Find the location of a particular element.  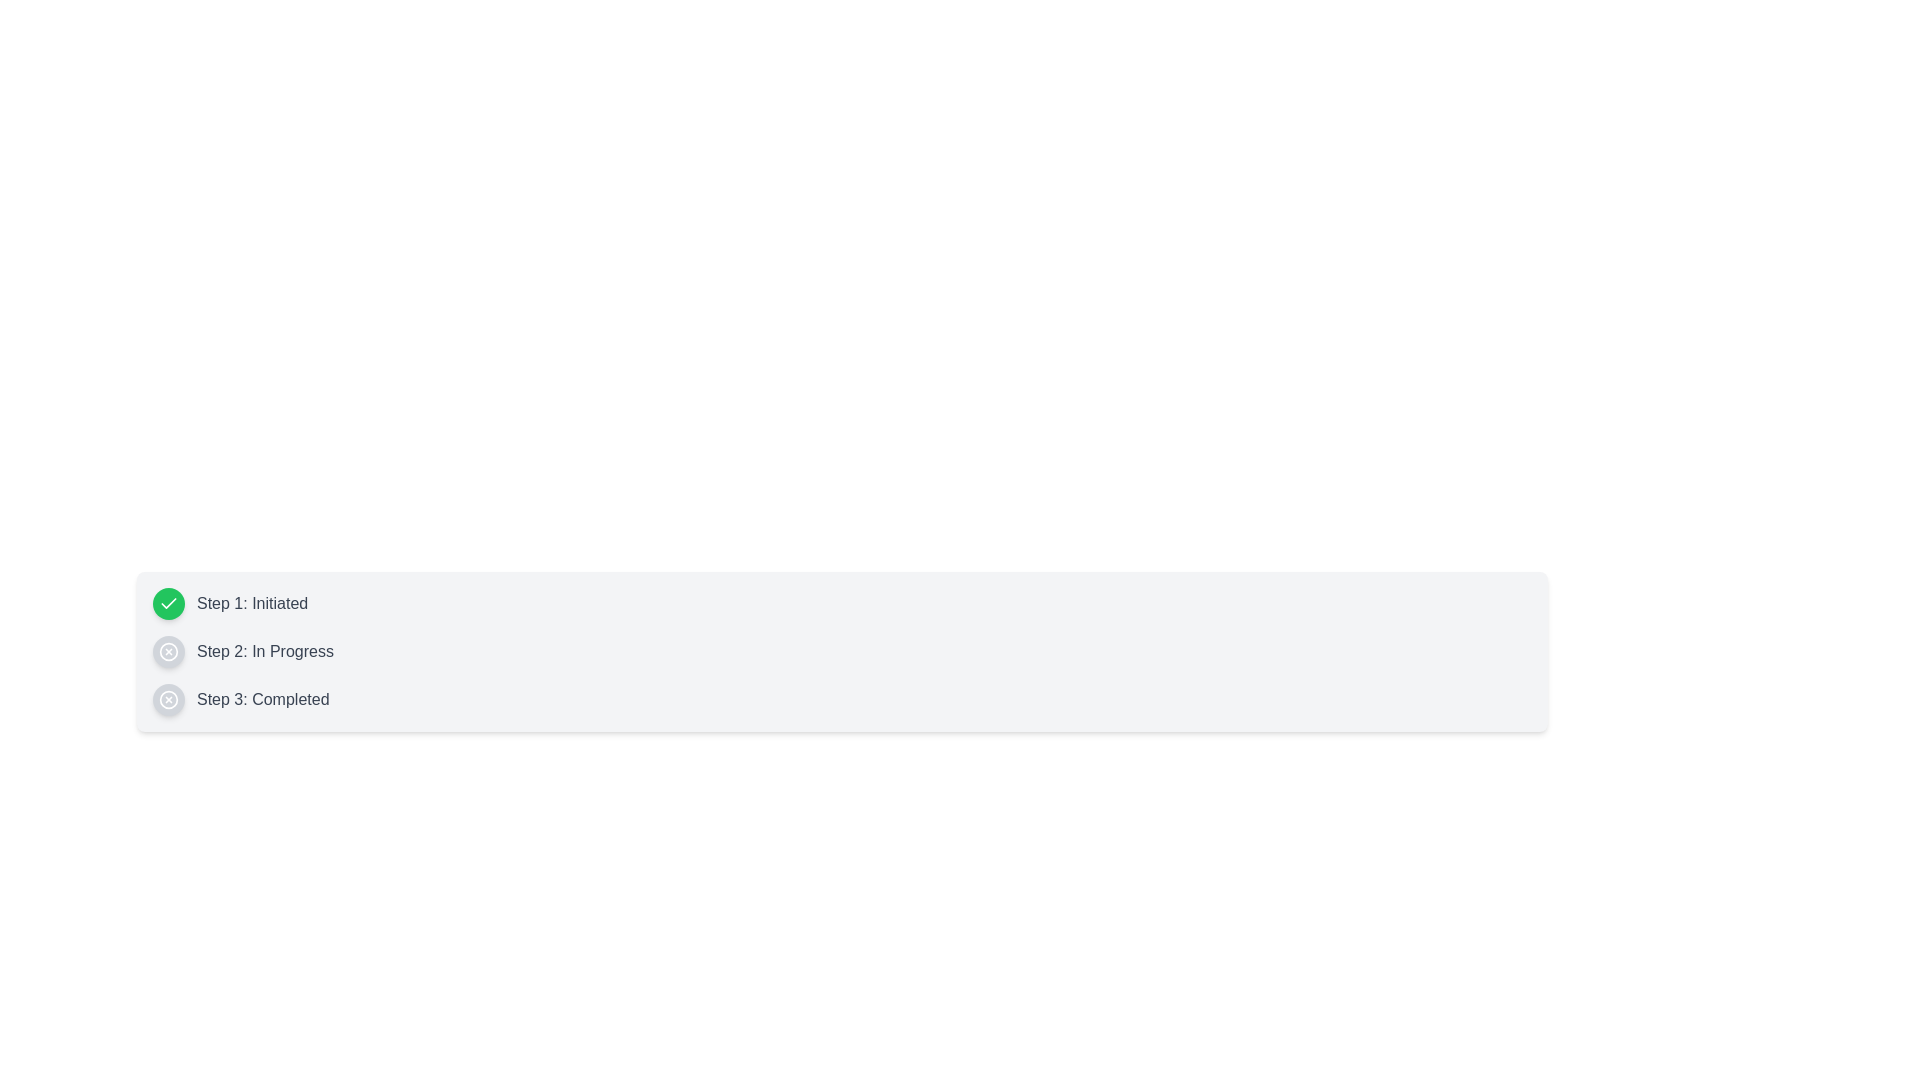

the third circular status indicator in the list, which has a gray background and a white 'X' in the center, indicating a canceled status is located at coordinates (168, 698).